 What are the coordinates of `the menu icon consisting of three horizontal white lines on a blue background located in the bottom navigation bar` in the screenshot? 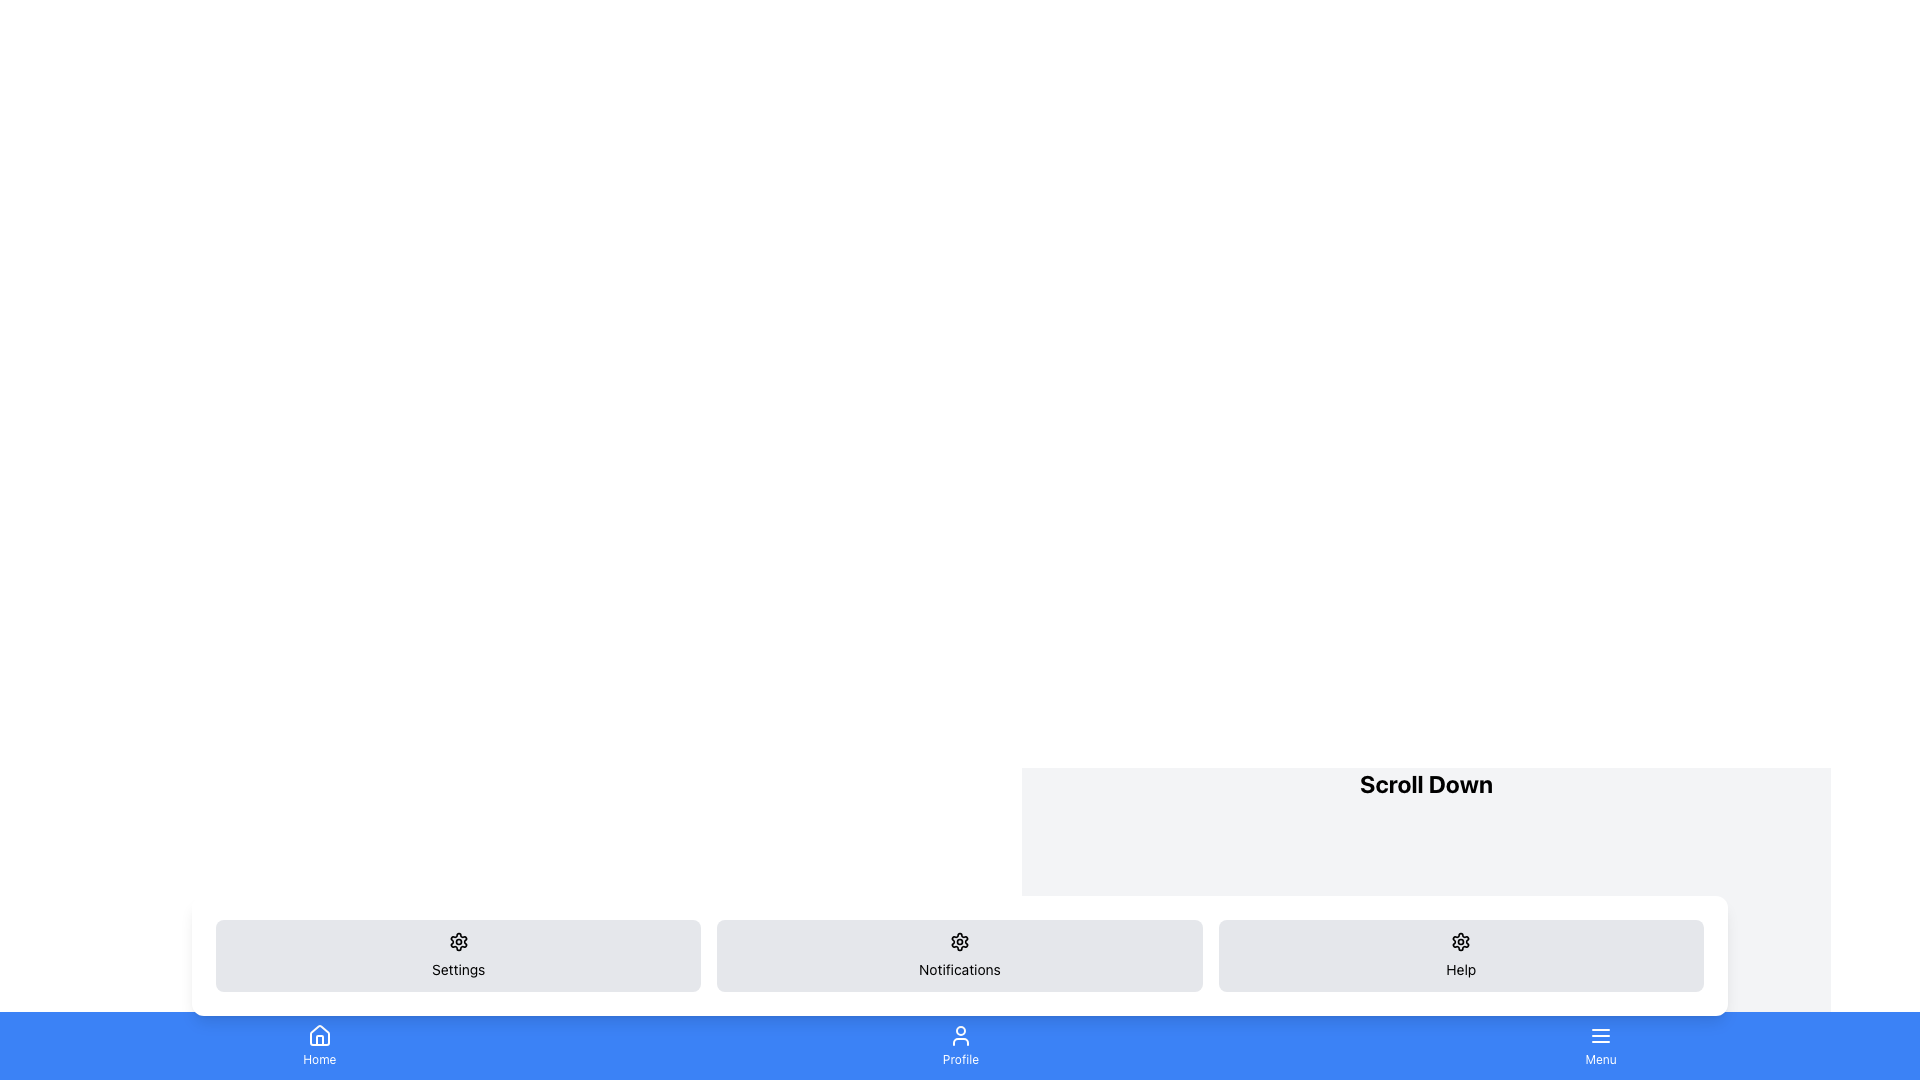 It's located at (1601, 1035).